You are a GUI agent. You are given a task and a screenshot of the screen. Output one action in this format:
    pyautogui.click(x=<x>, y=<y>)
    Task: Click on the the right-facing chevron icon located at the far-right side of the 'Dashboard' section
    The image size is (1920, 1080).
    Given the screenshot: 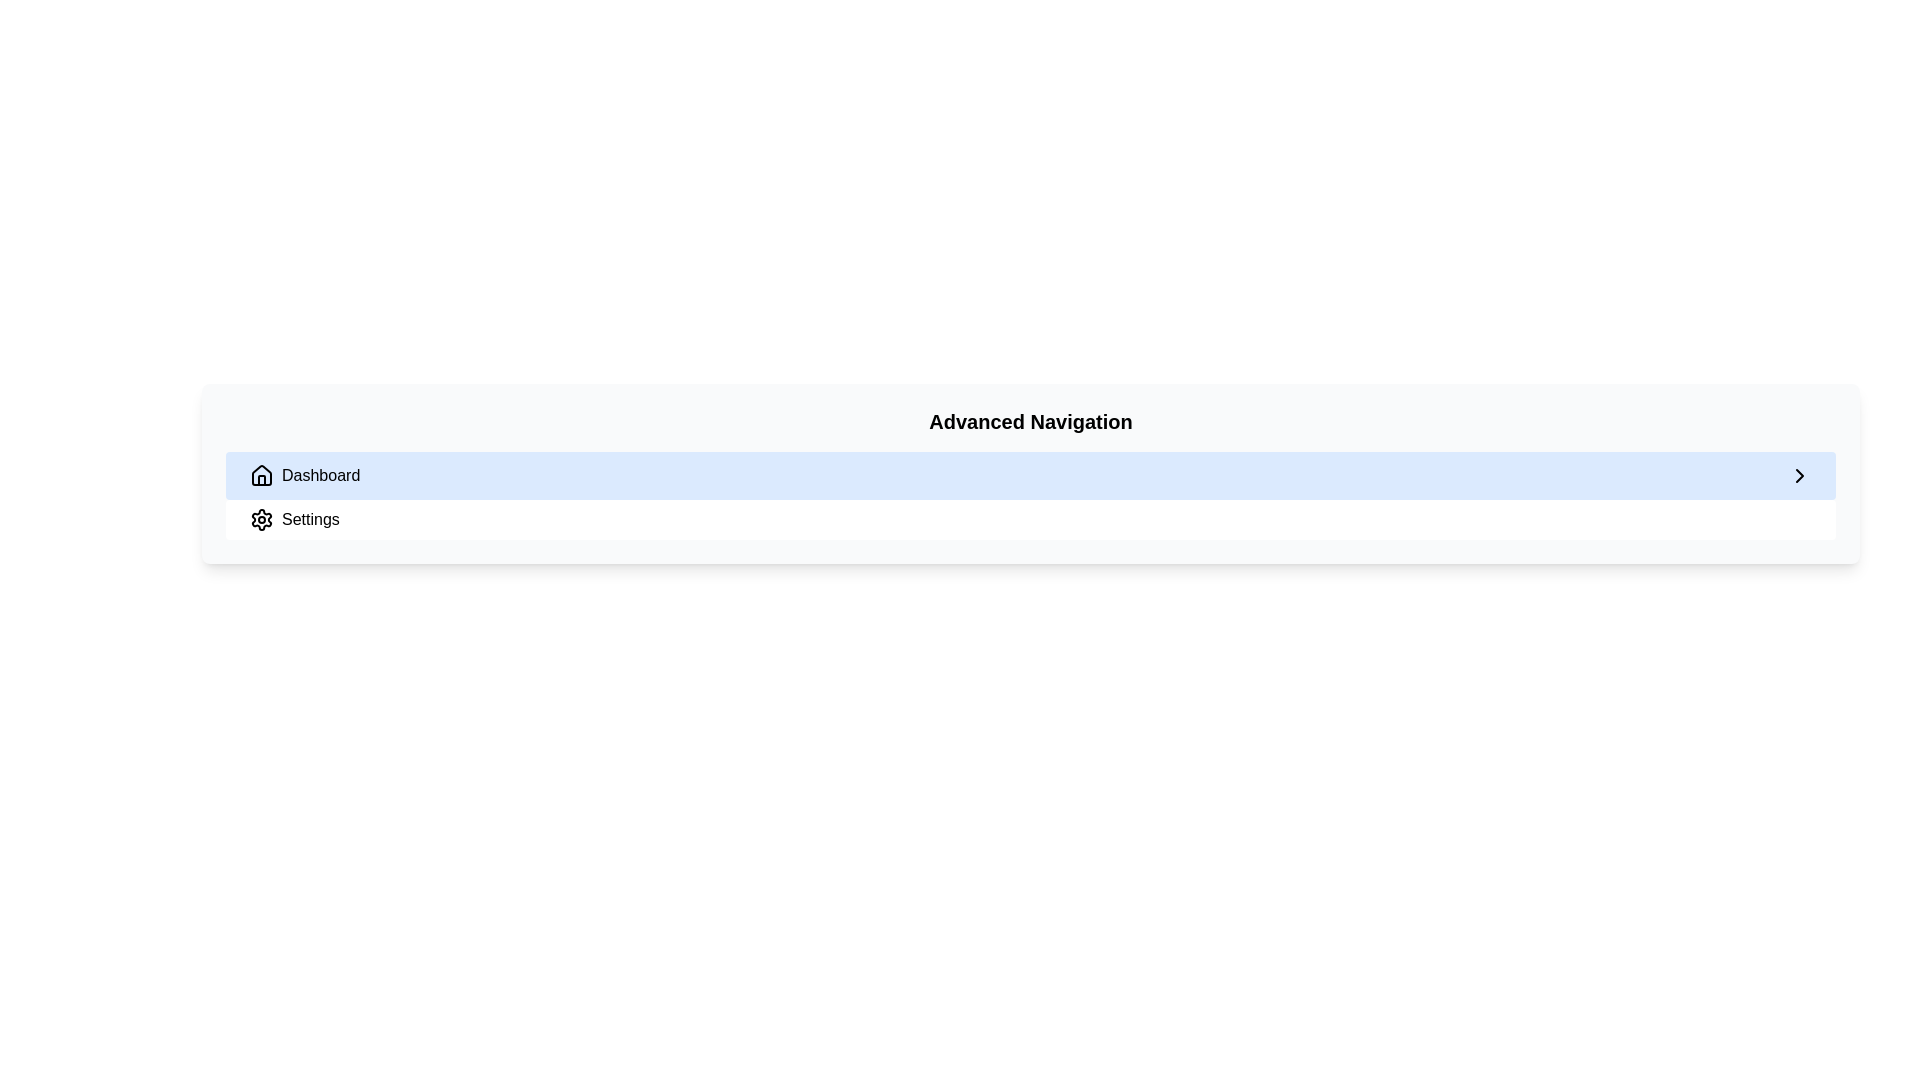 What is the action you would take?
    pyautogui.click(x=1800, y=475)
    